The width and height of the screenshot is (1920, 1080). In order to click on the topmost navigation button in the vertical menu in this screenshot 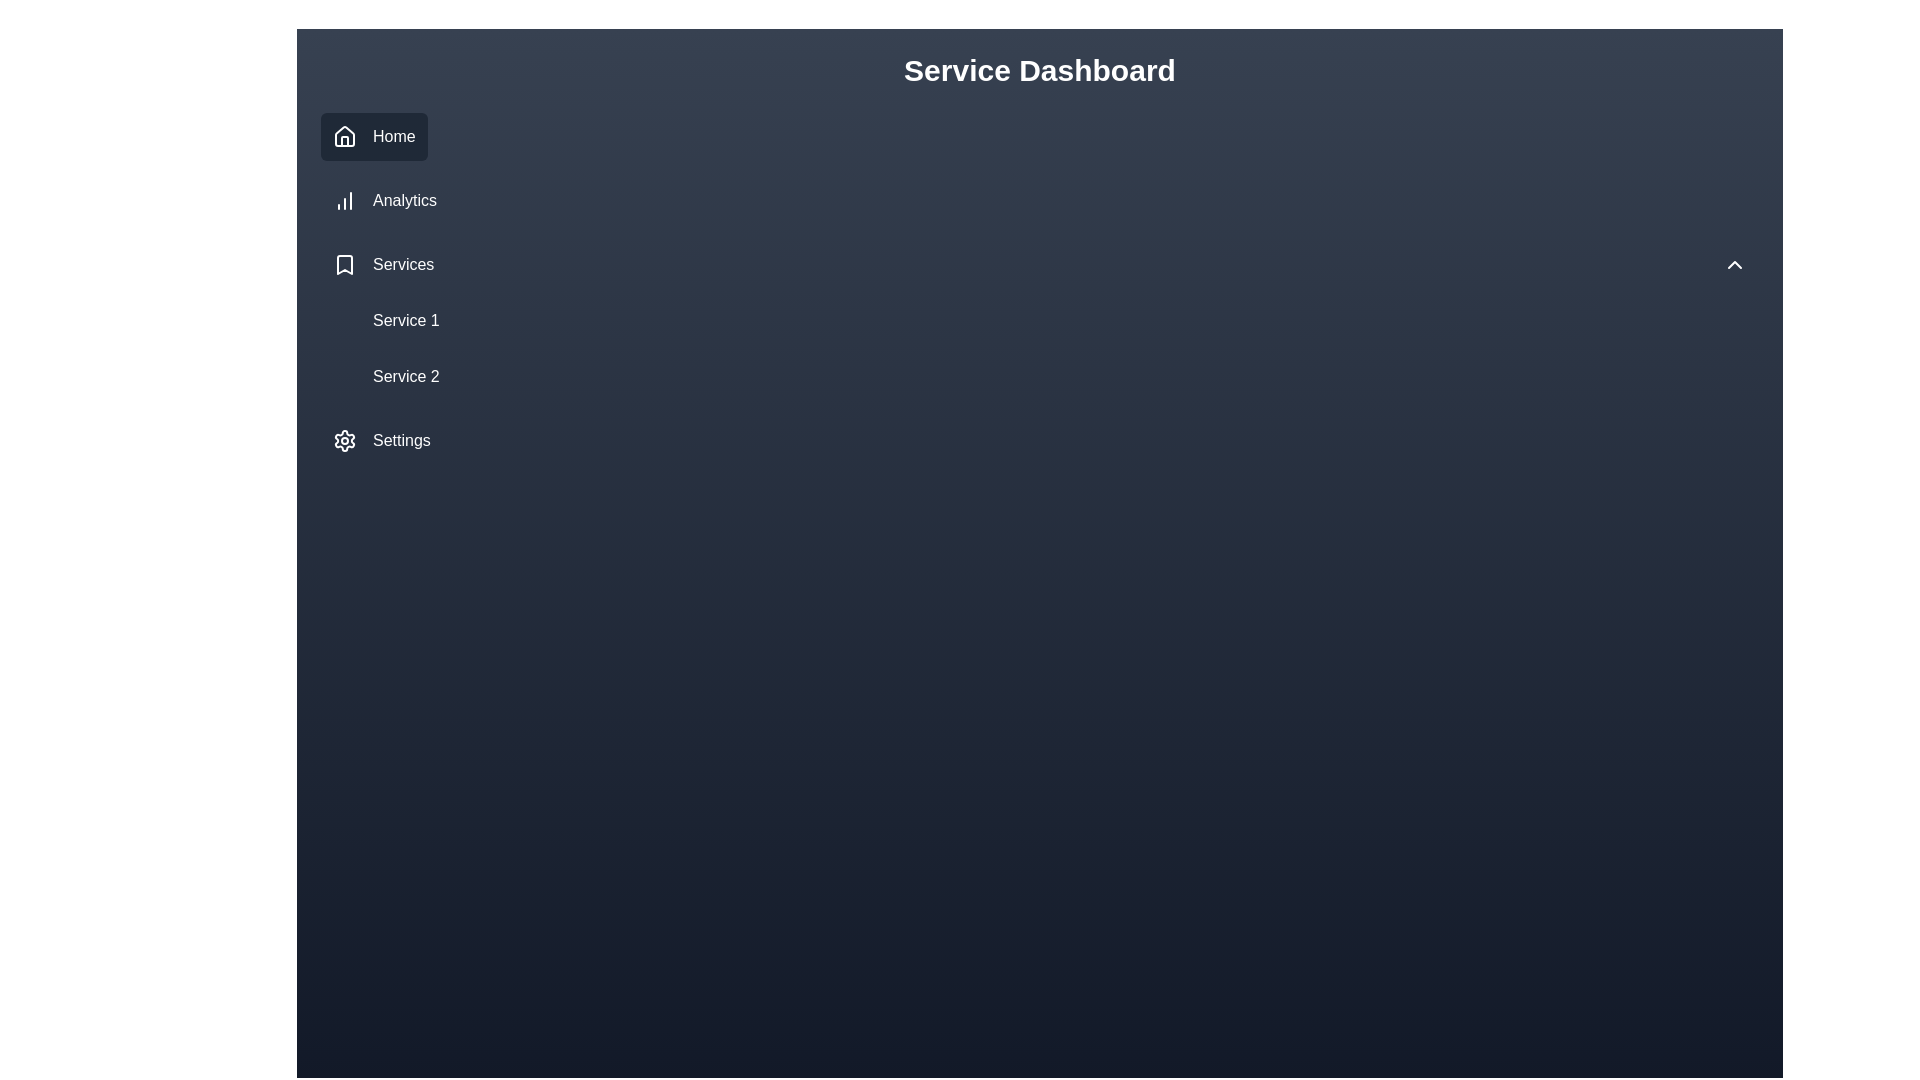, I will do `click(374, 136)`.